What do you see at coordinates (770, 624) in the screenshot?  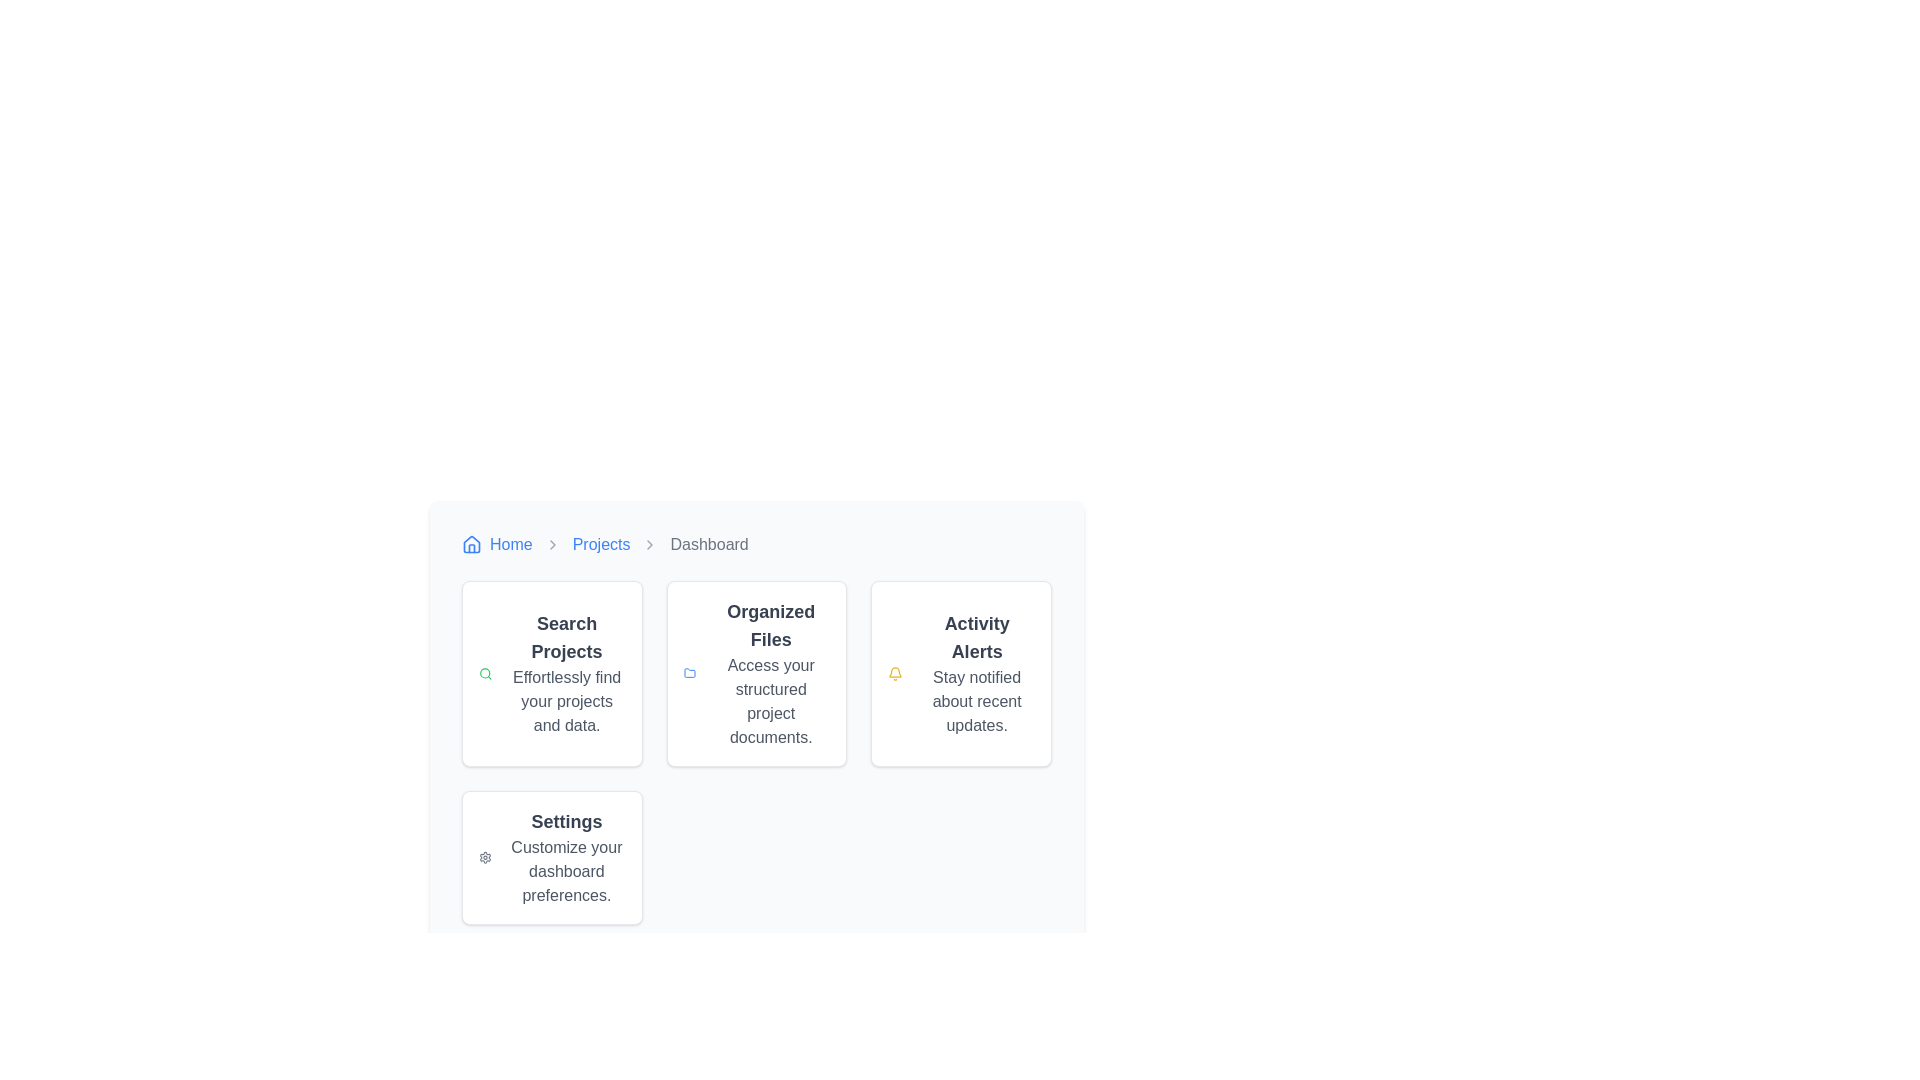 I see `the heading text element located at the top of the second card in a row of three cards on the dashboard, which provides an overview of the card's content regarding organized files` at bounding box center [770, 624].